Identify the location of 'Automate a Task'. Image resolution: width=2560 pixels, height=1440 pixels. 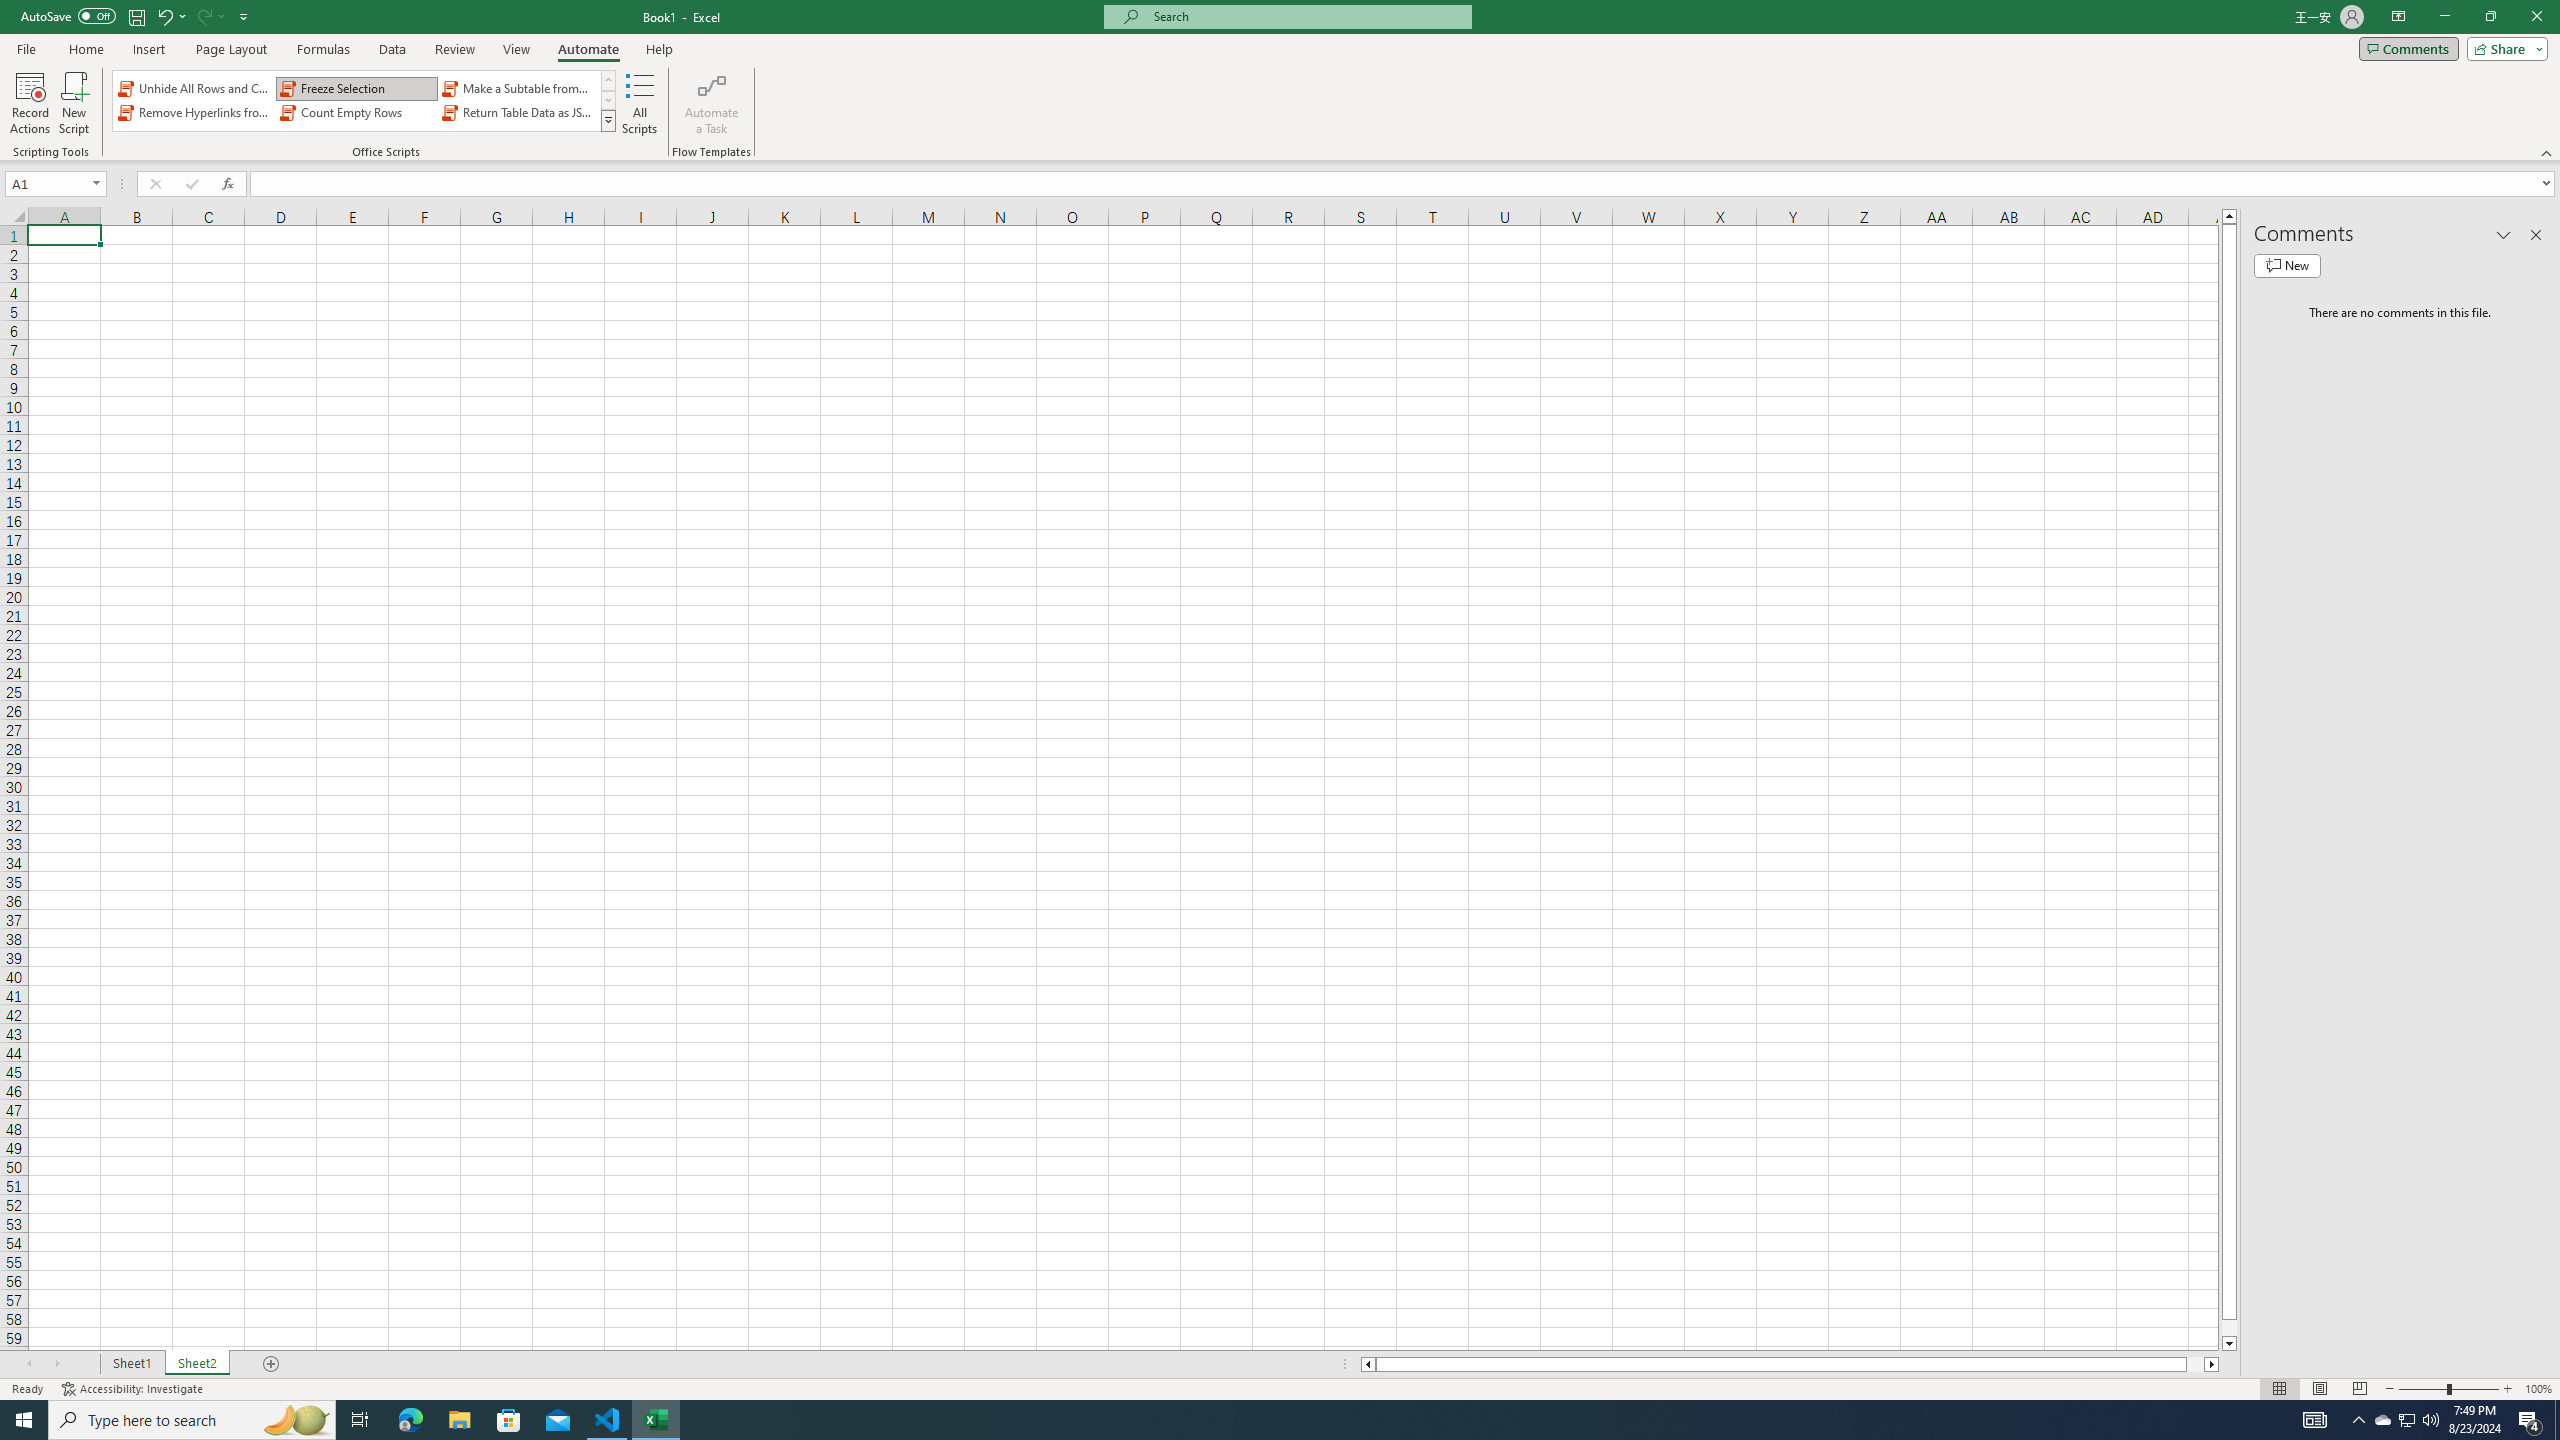
(710, 103).